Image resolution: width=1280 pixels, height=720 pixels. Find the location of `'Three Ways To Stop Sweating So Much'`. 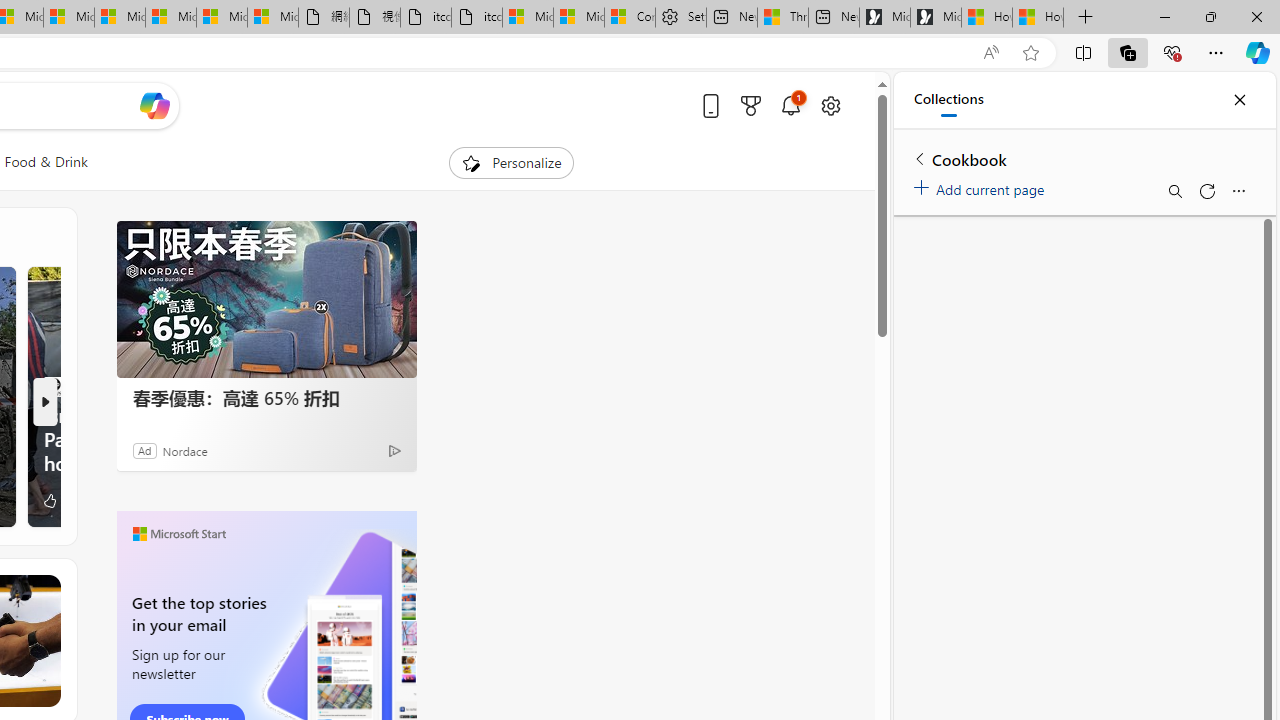

'Three Ways To Stop Sweating So Much' is located at coordinates (781, 17).